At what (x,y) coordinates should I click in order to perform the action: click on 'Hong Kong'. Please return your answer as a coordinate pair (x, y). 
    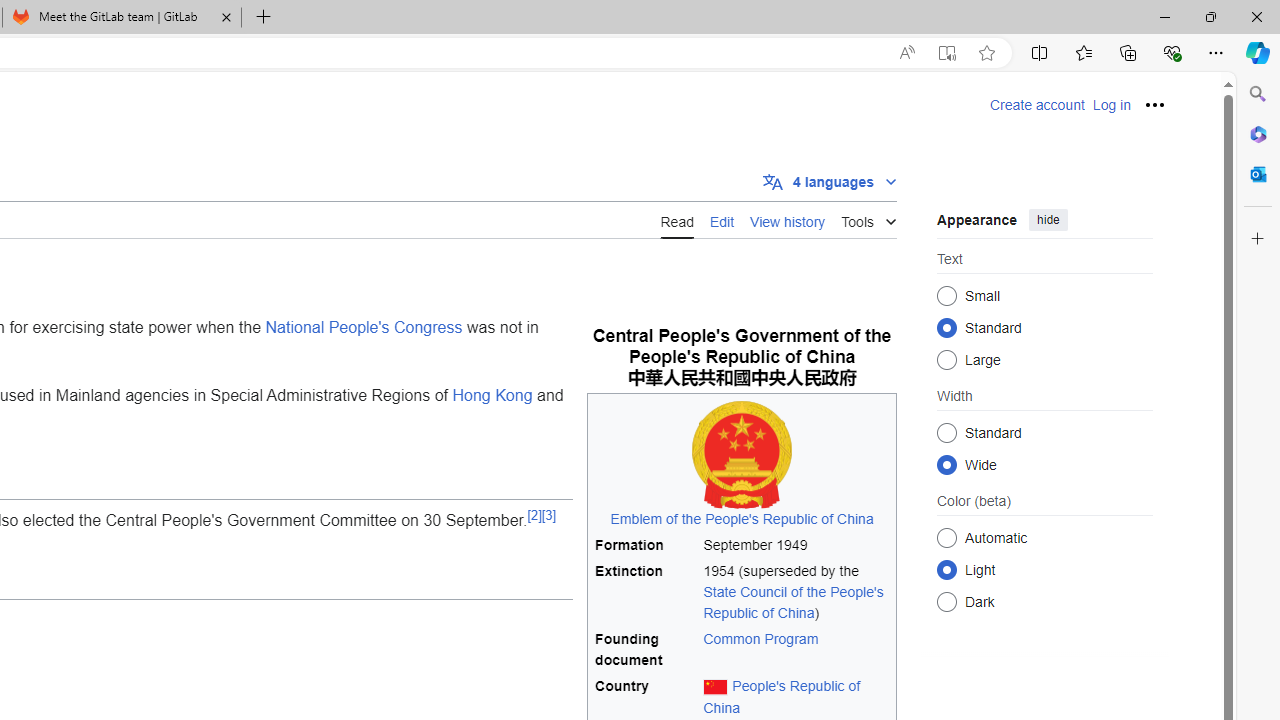
    Looking at the image, I should click on (492, 394).